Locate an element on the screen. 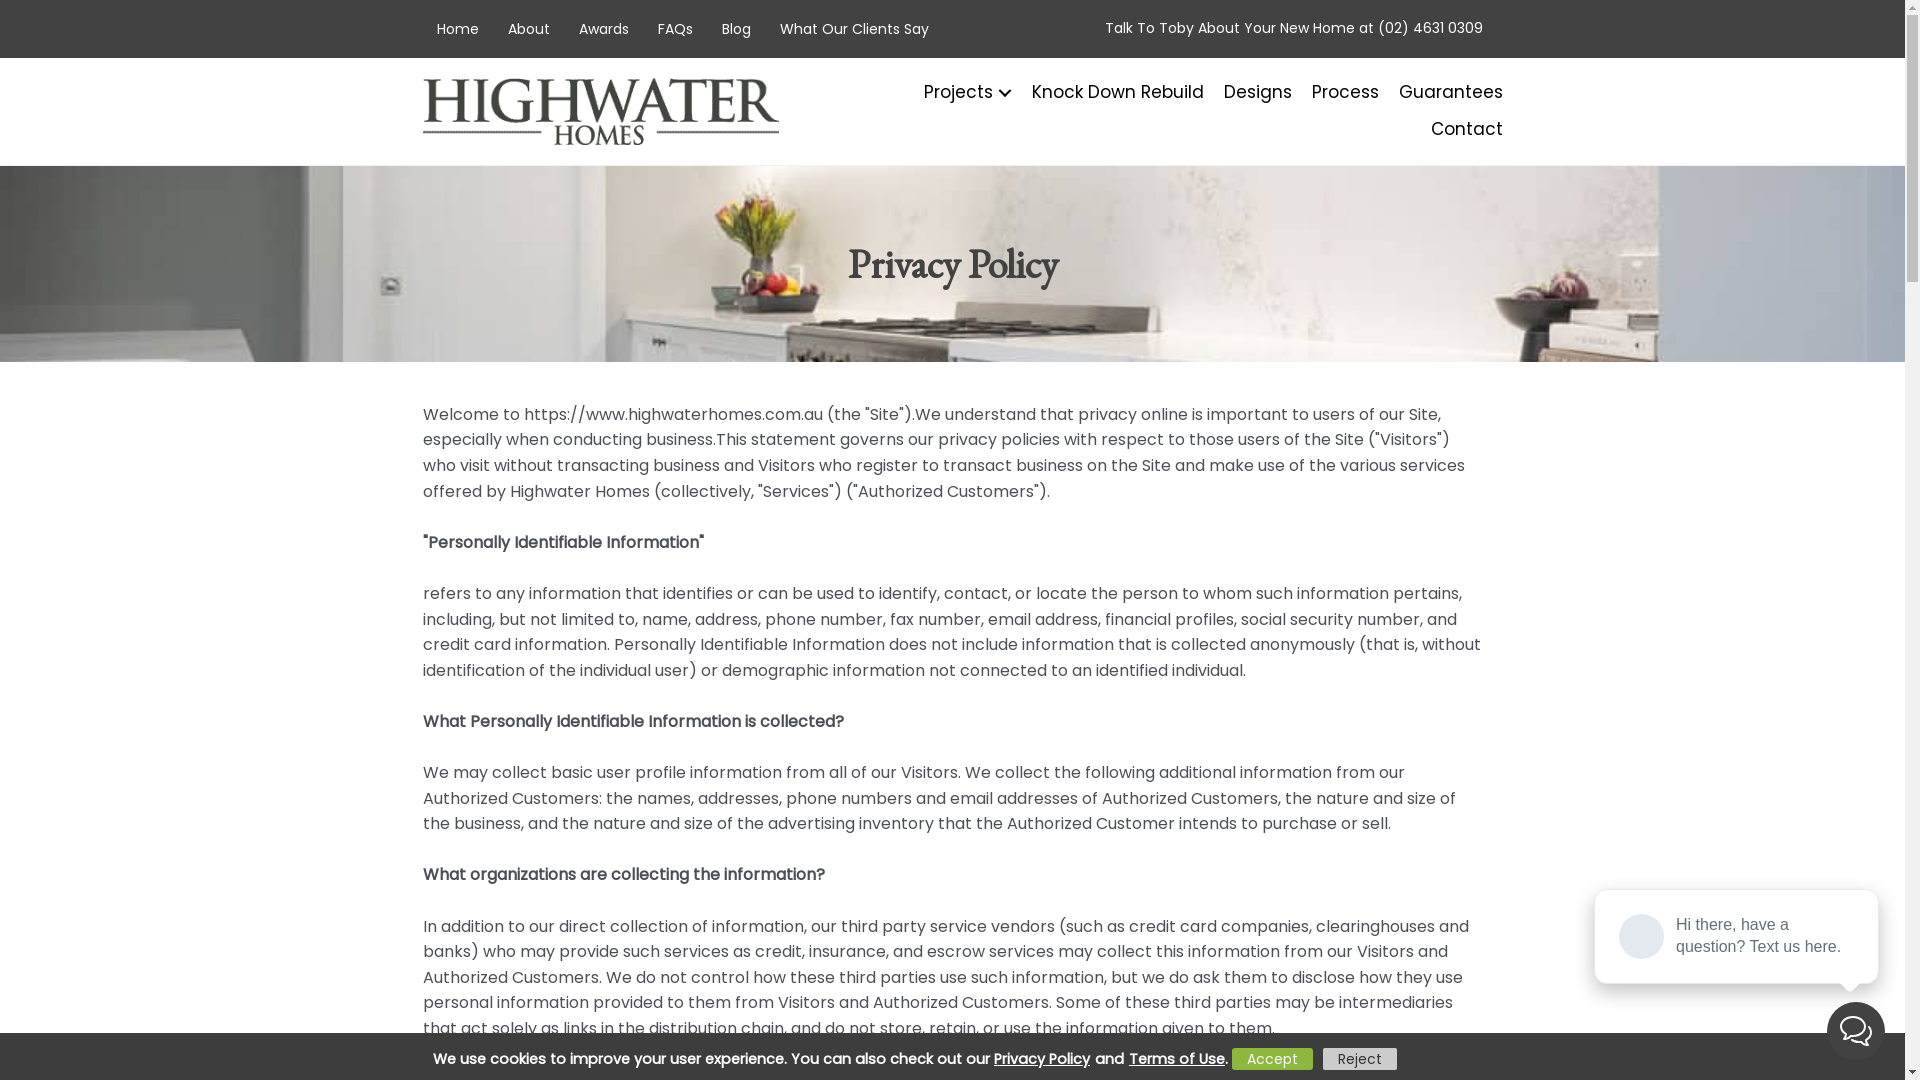 This screenshot has width=1920, height=1080. 'FAQs' is located at coordinates (675, 29).